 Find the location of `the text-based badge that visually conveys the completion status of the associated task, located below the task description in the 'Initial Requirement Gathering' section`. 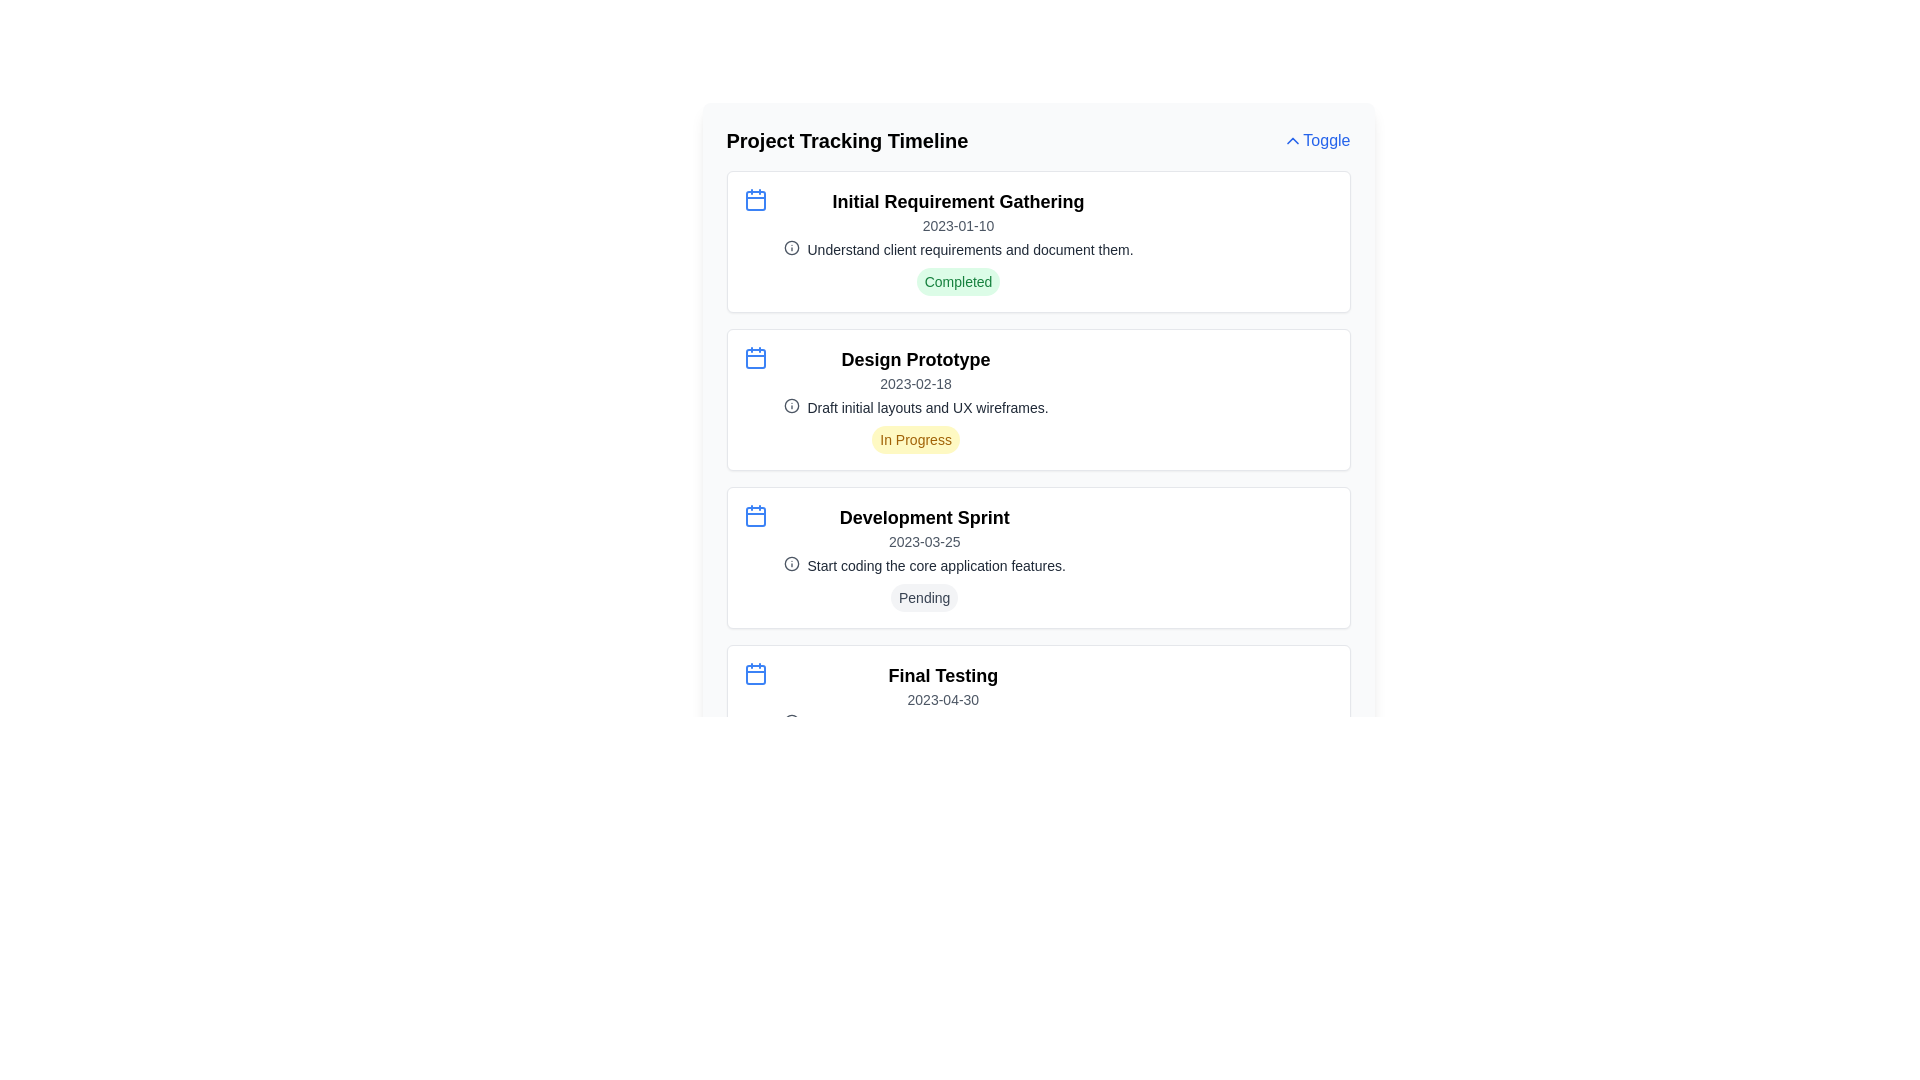

the text-based badge that visually conveys the completion status of the associated task, located below the task description in the 'Initial Requirement Gathering' section is located at coordinates (957, 281).